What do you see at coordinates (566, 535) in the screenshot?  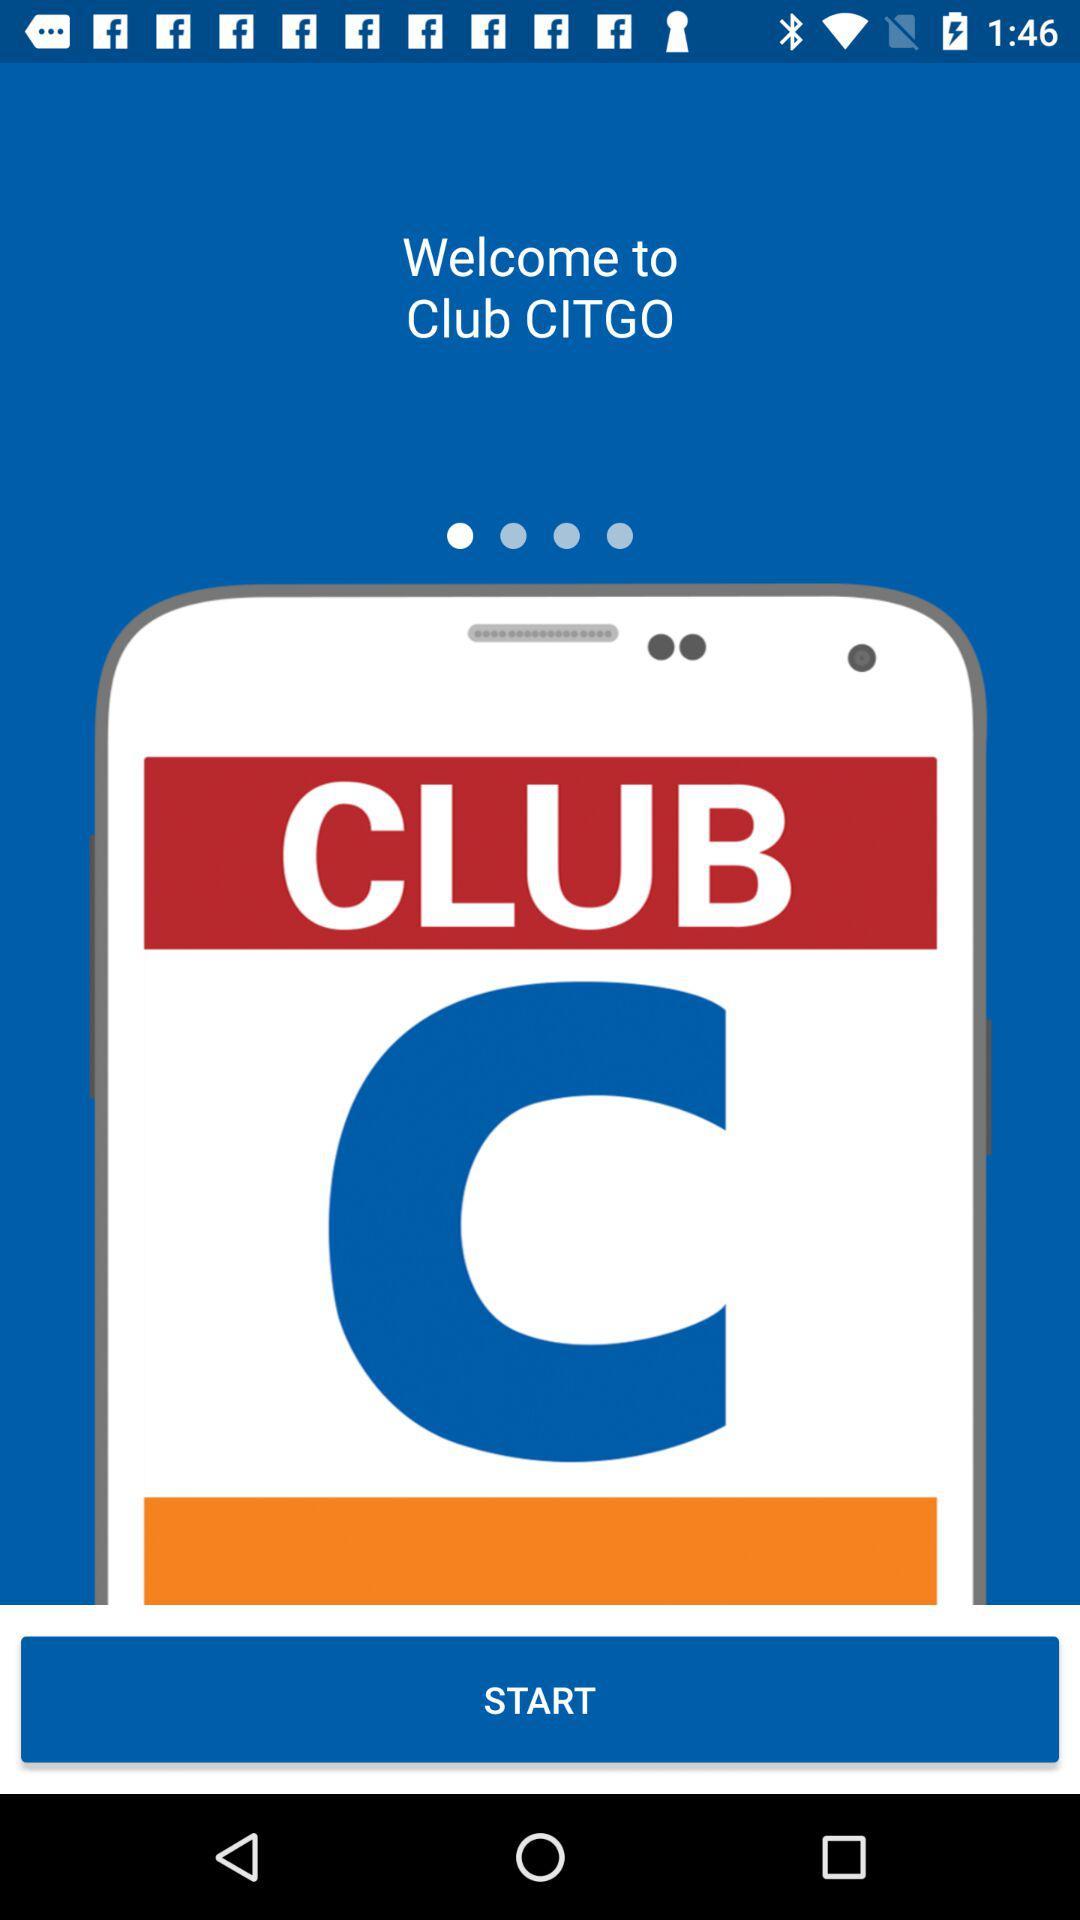 I see `click more information` at bounding box center [566, 535].